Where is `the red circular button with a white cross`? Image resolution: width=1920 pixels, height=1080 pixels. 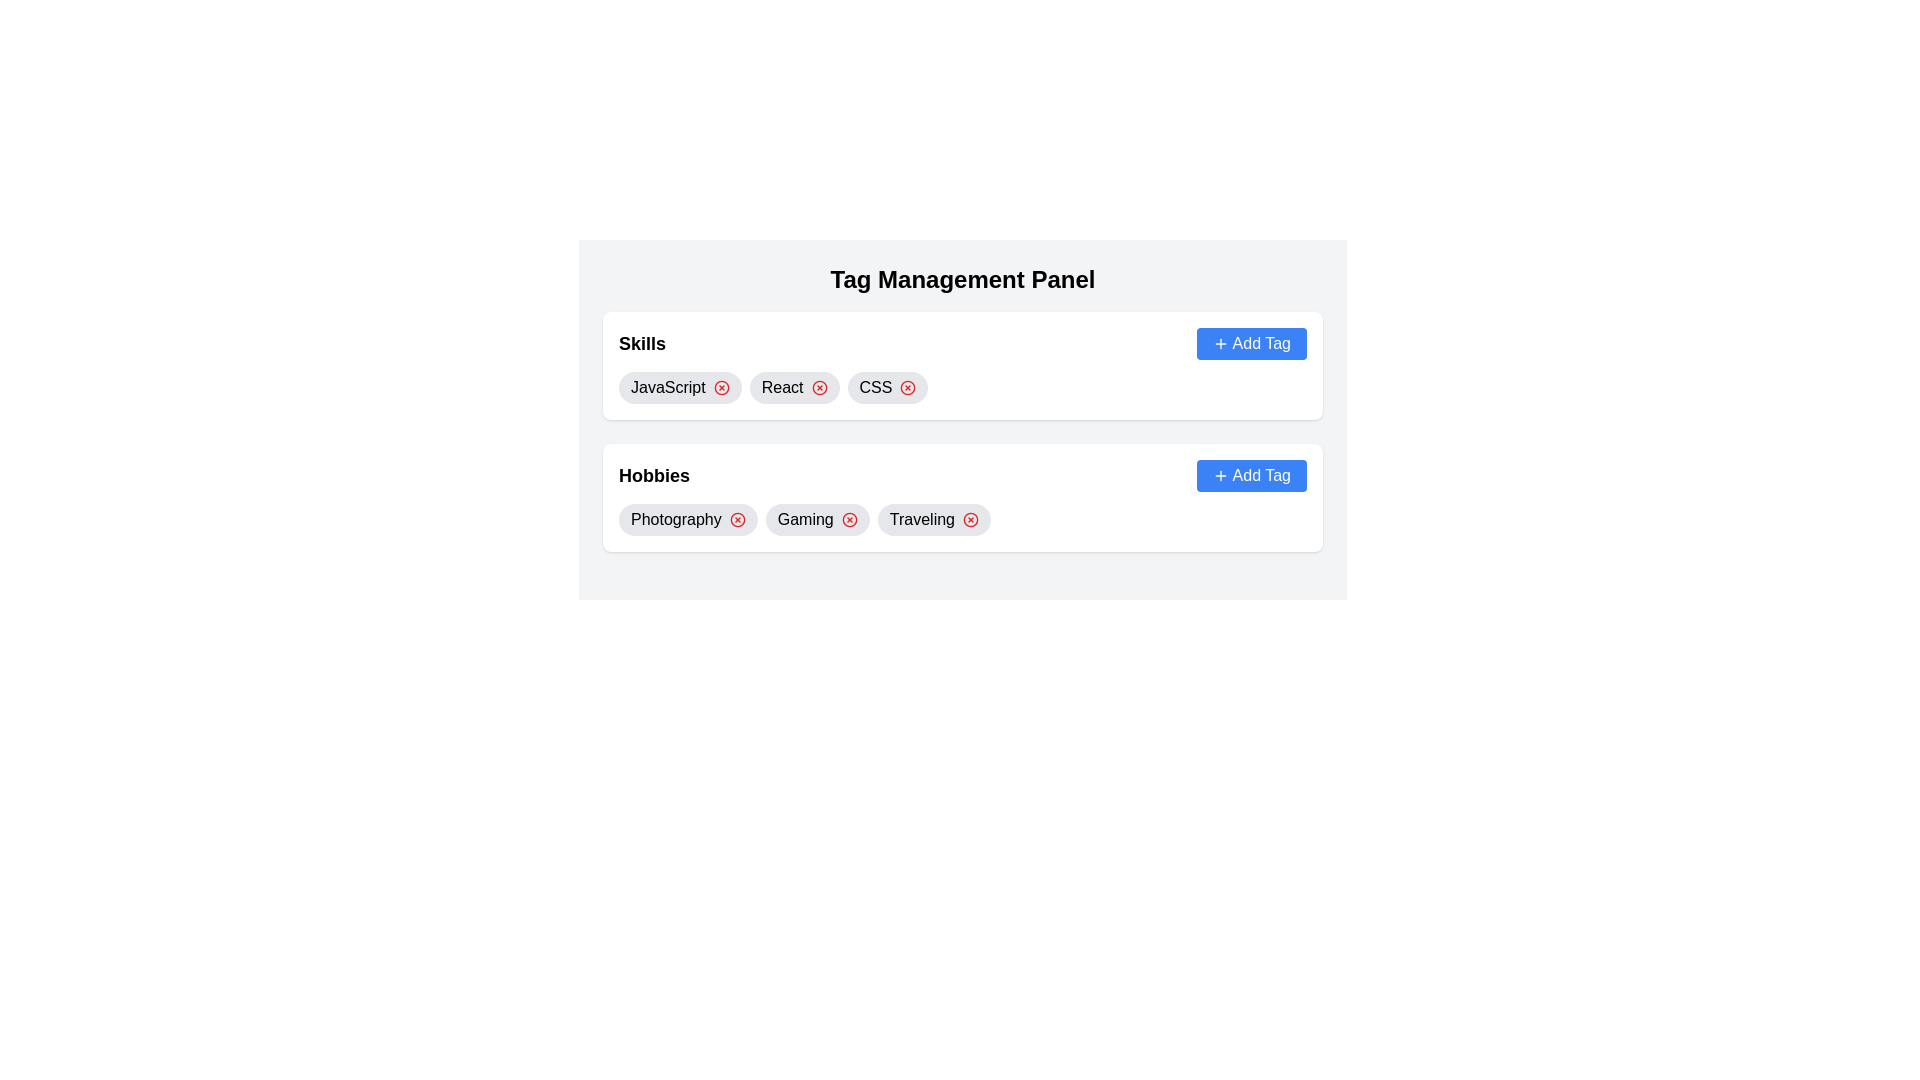
the red circular button with a white cross is located at coordinates (933, 519).